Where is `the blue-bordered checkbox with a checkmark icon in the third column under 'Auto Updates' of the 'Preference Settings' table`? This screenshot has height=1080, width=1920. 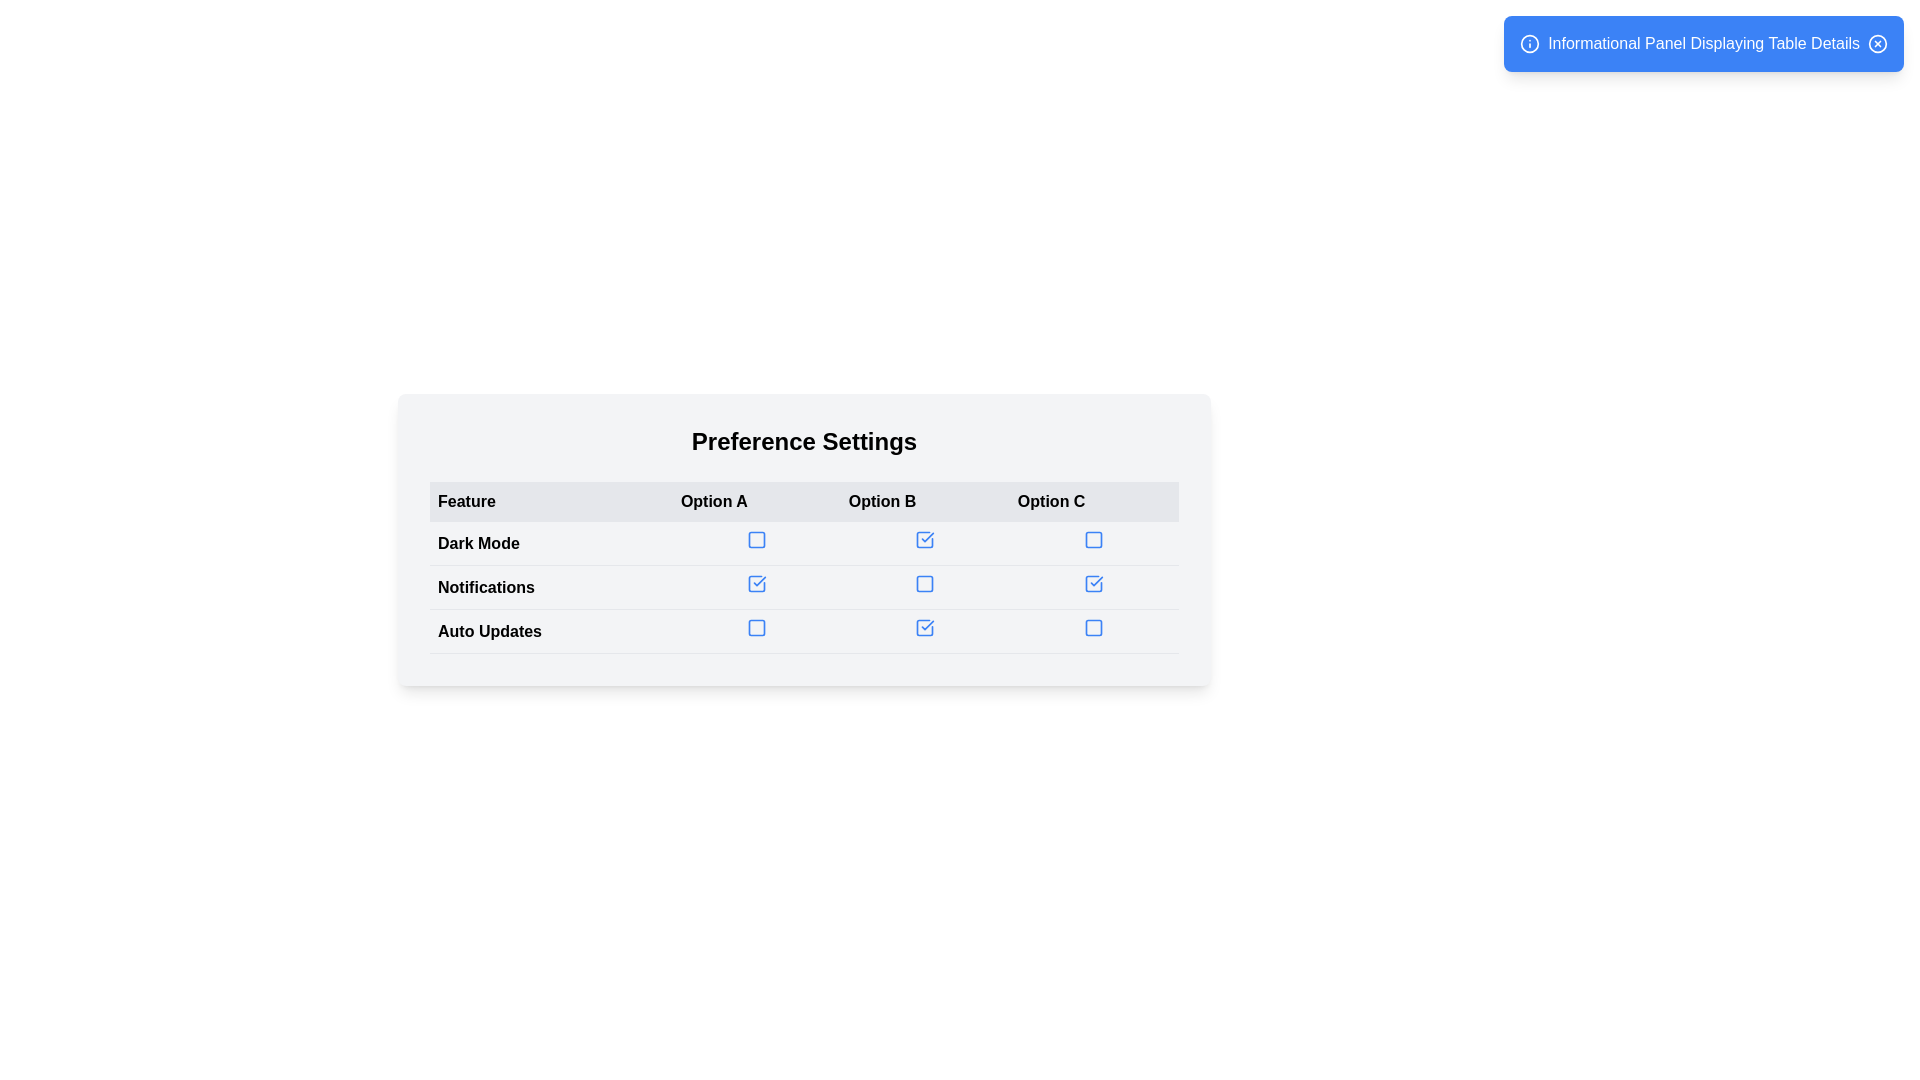 the blue-bordered checkbox with a checkmark icon in the third column under 'Auto Updates' of the 'Preference Settings' table is located at coordinates (924, 627).